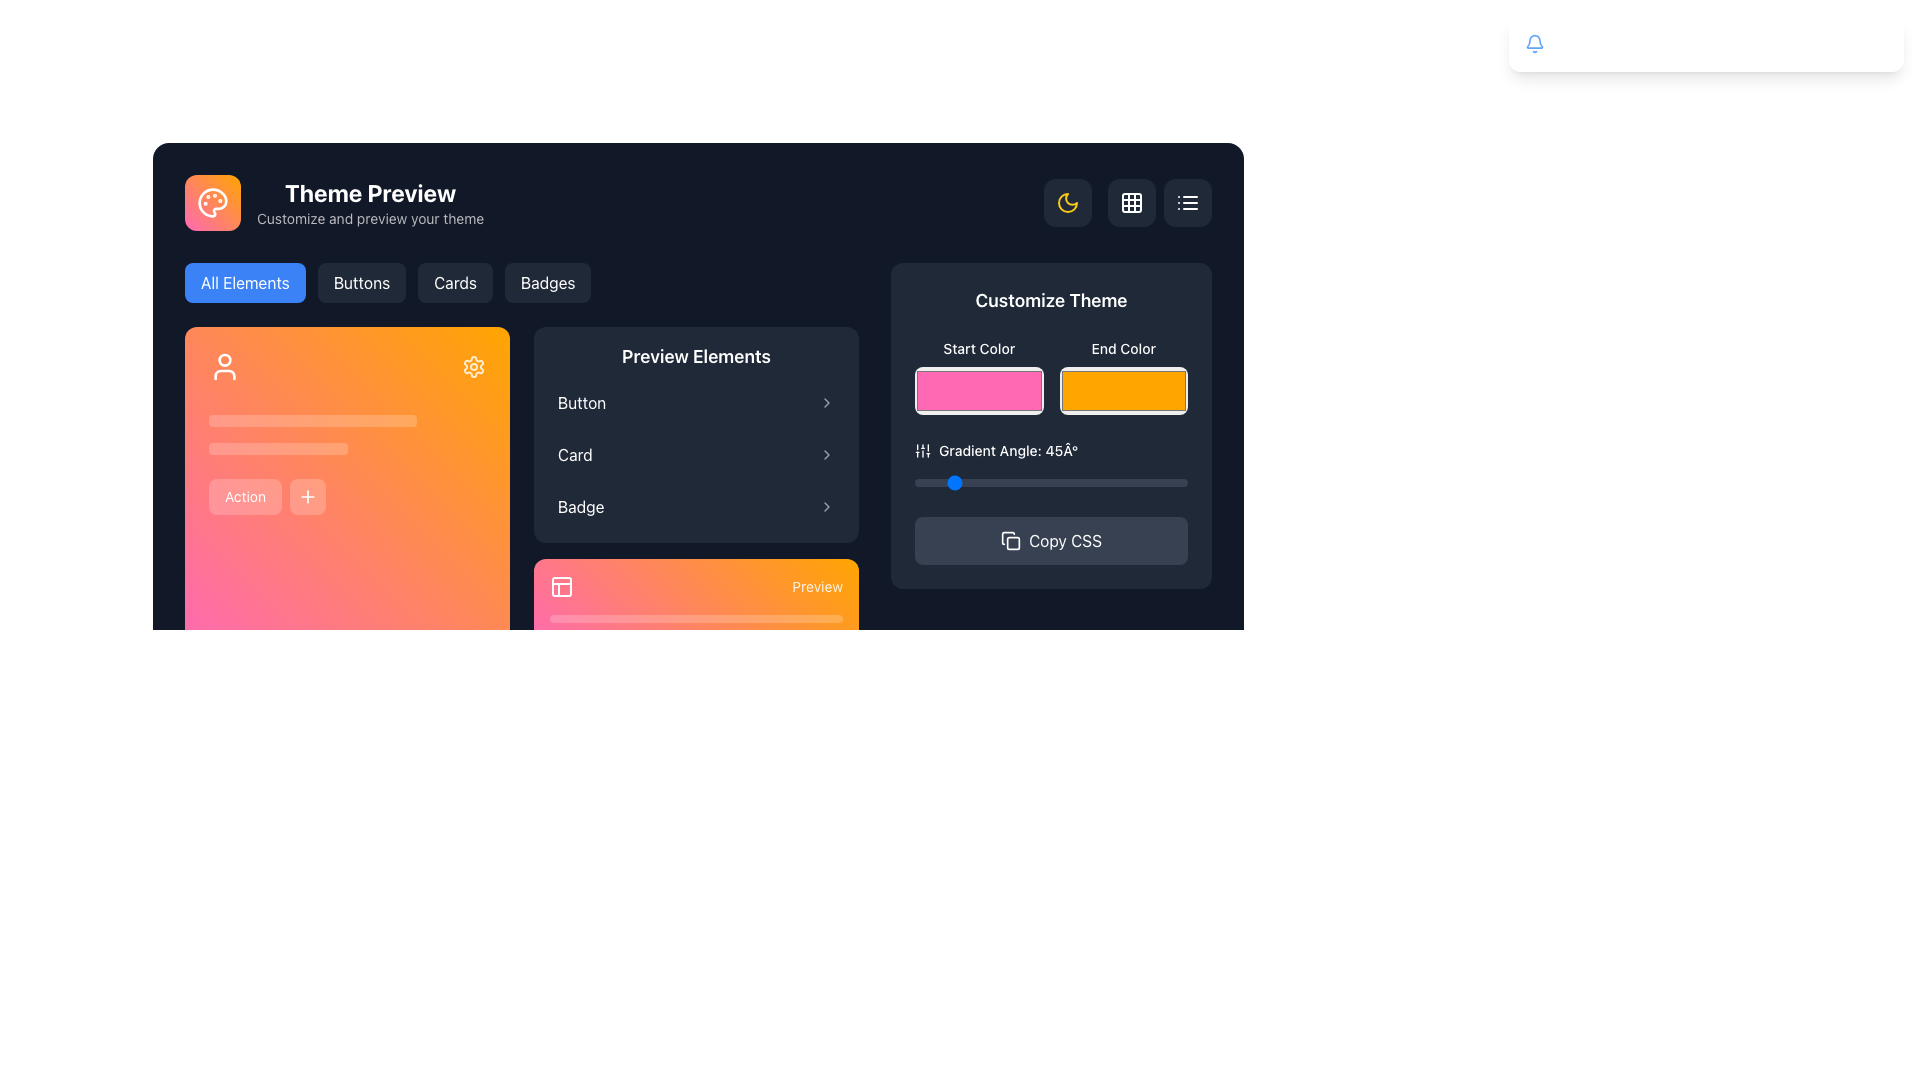 Image resolution: width=1920 pixels, height=1080 pixels. Describe the element at coordinates (979, 347) in the screenshot. I see `the 'Start Color' label, which is a small-sized, medium-weight text positioned in the top-left corner of the Customize Theme section, above the corresponding color input field` at that location.